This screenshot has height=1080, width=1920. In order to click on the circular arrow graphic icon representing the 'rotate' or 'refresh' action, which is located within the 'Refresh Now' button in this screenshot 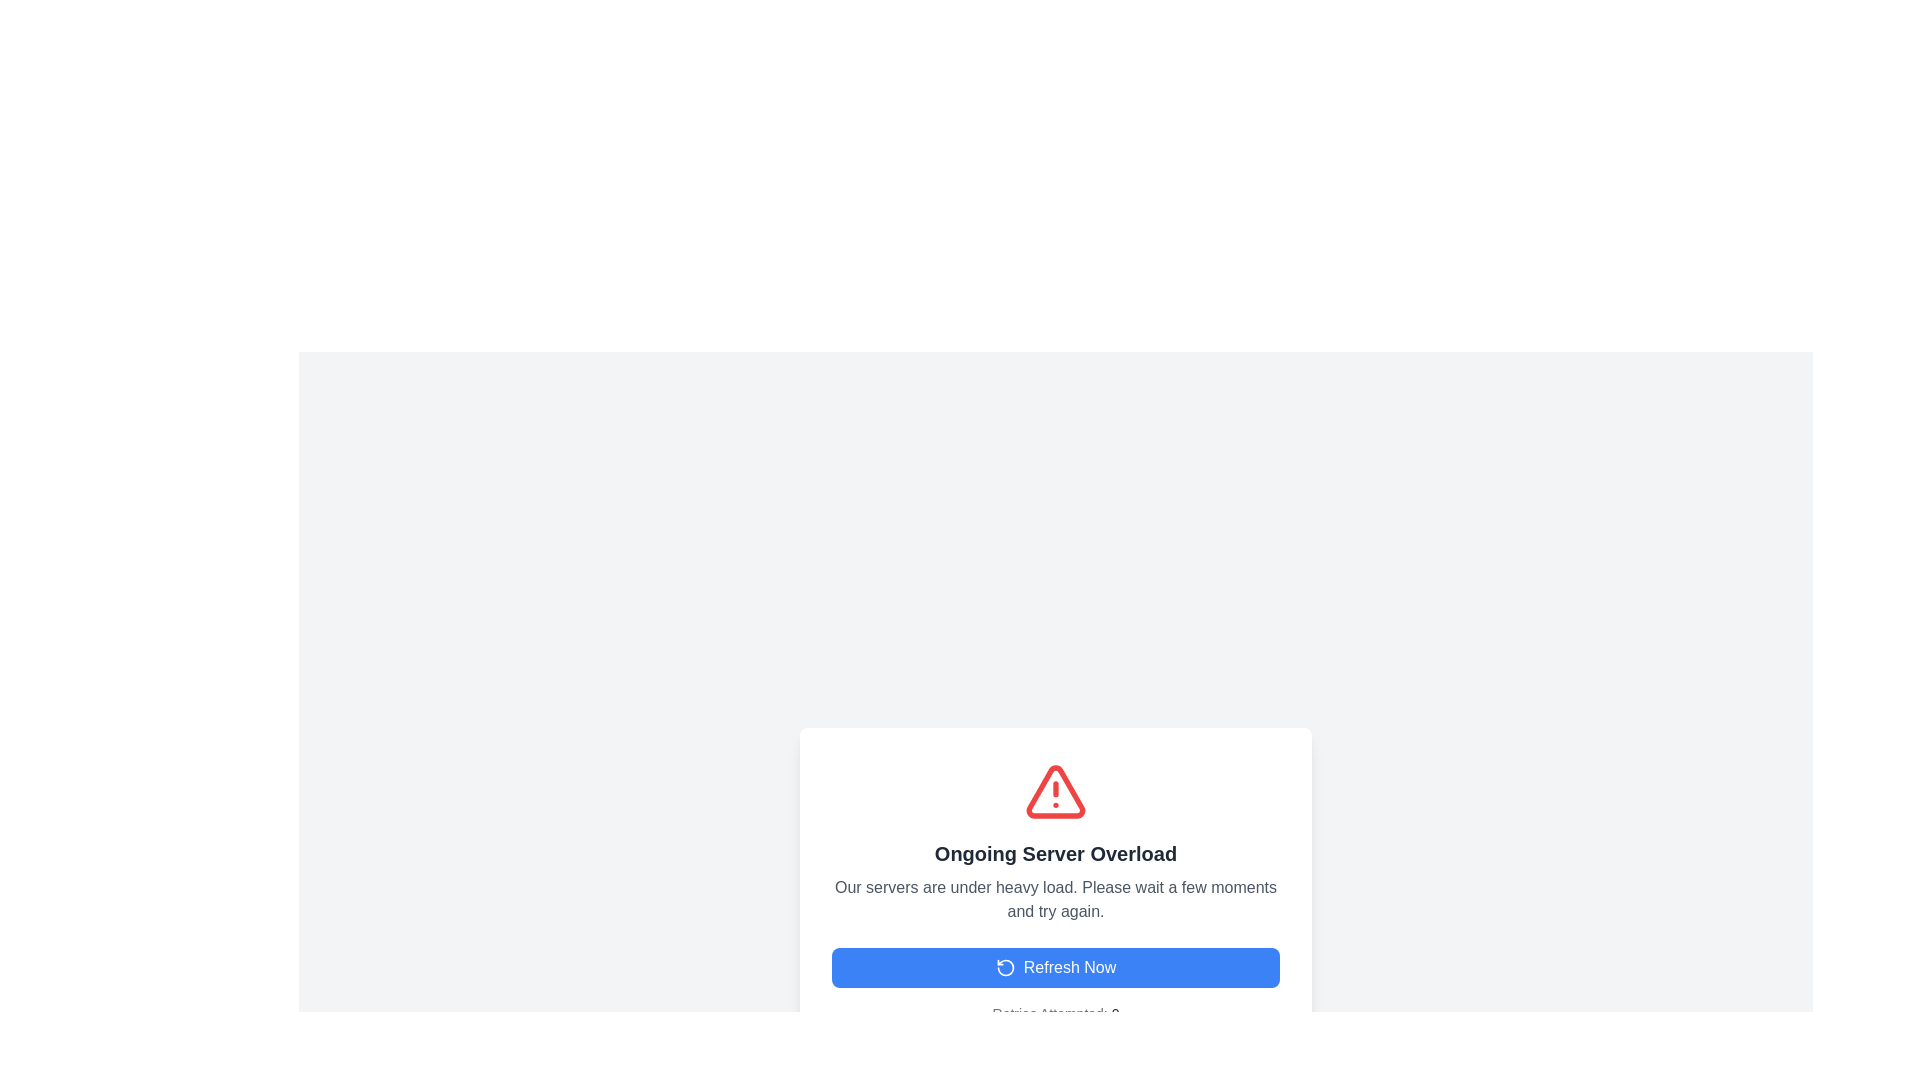, I will do `click(1005, 967)`.